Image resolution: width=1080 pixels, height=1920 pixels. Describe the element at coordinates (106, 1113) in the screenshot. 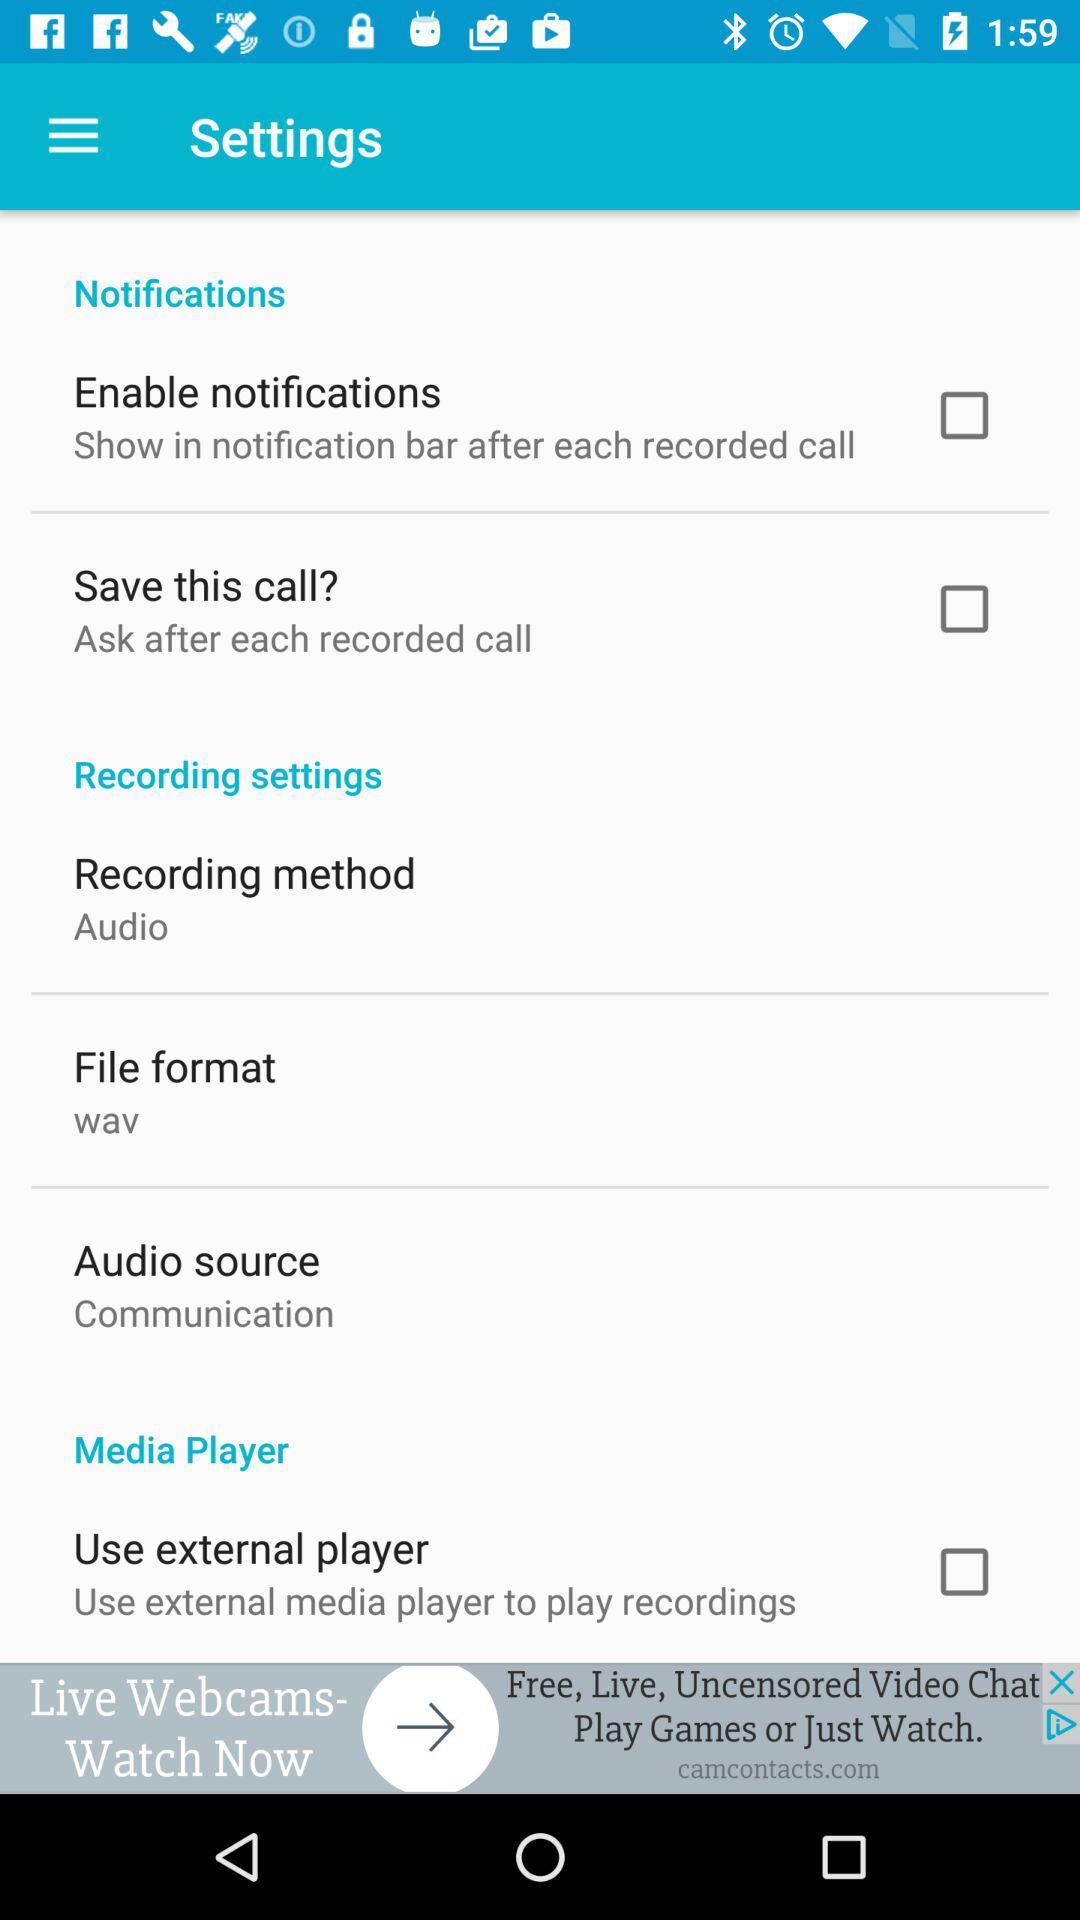

I see `the icon below the file format item` at that location.